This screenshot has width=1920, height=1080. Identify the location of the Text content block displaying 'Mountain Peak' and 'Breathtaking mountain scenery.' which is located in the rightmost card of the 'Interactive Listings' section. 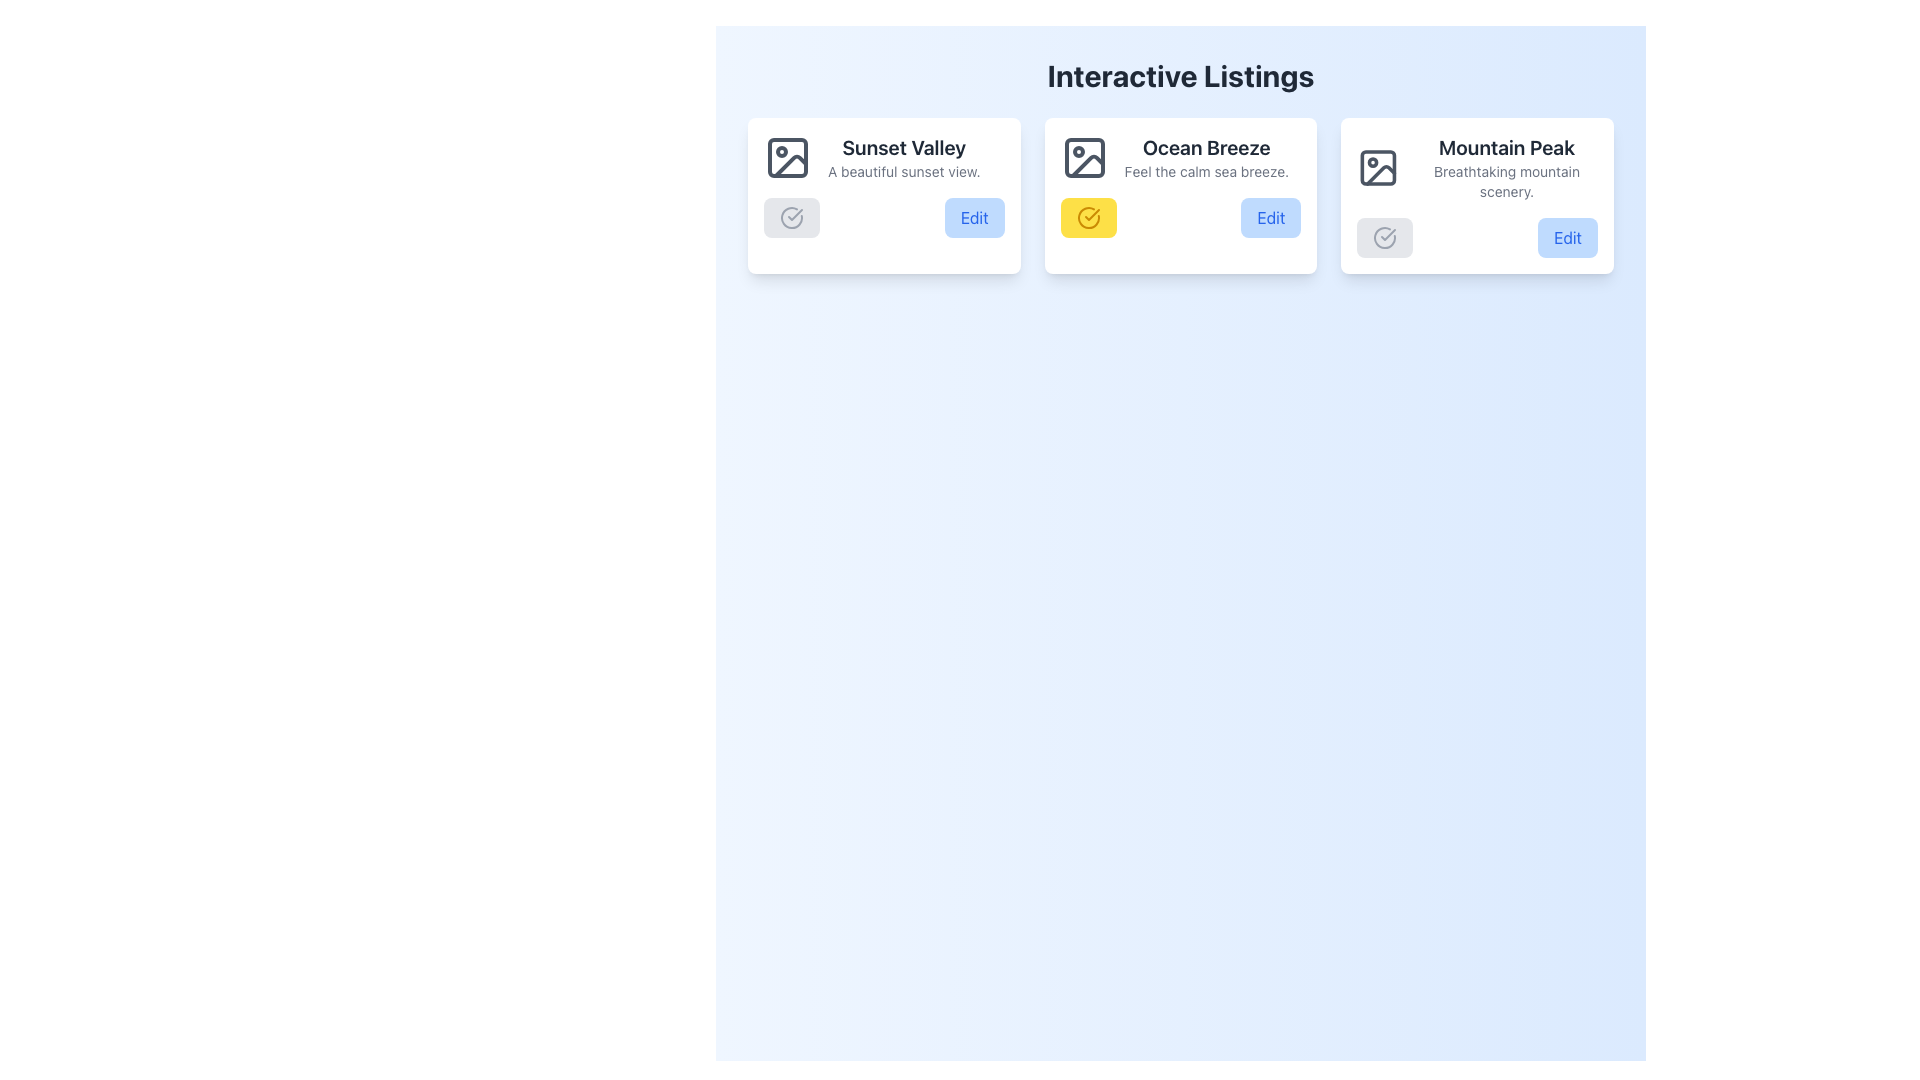
(1507, 167).